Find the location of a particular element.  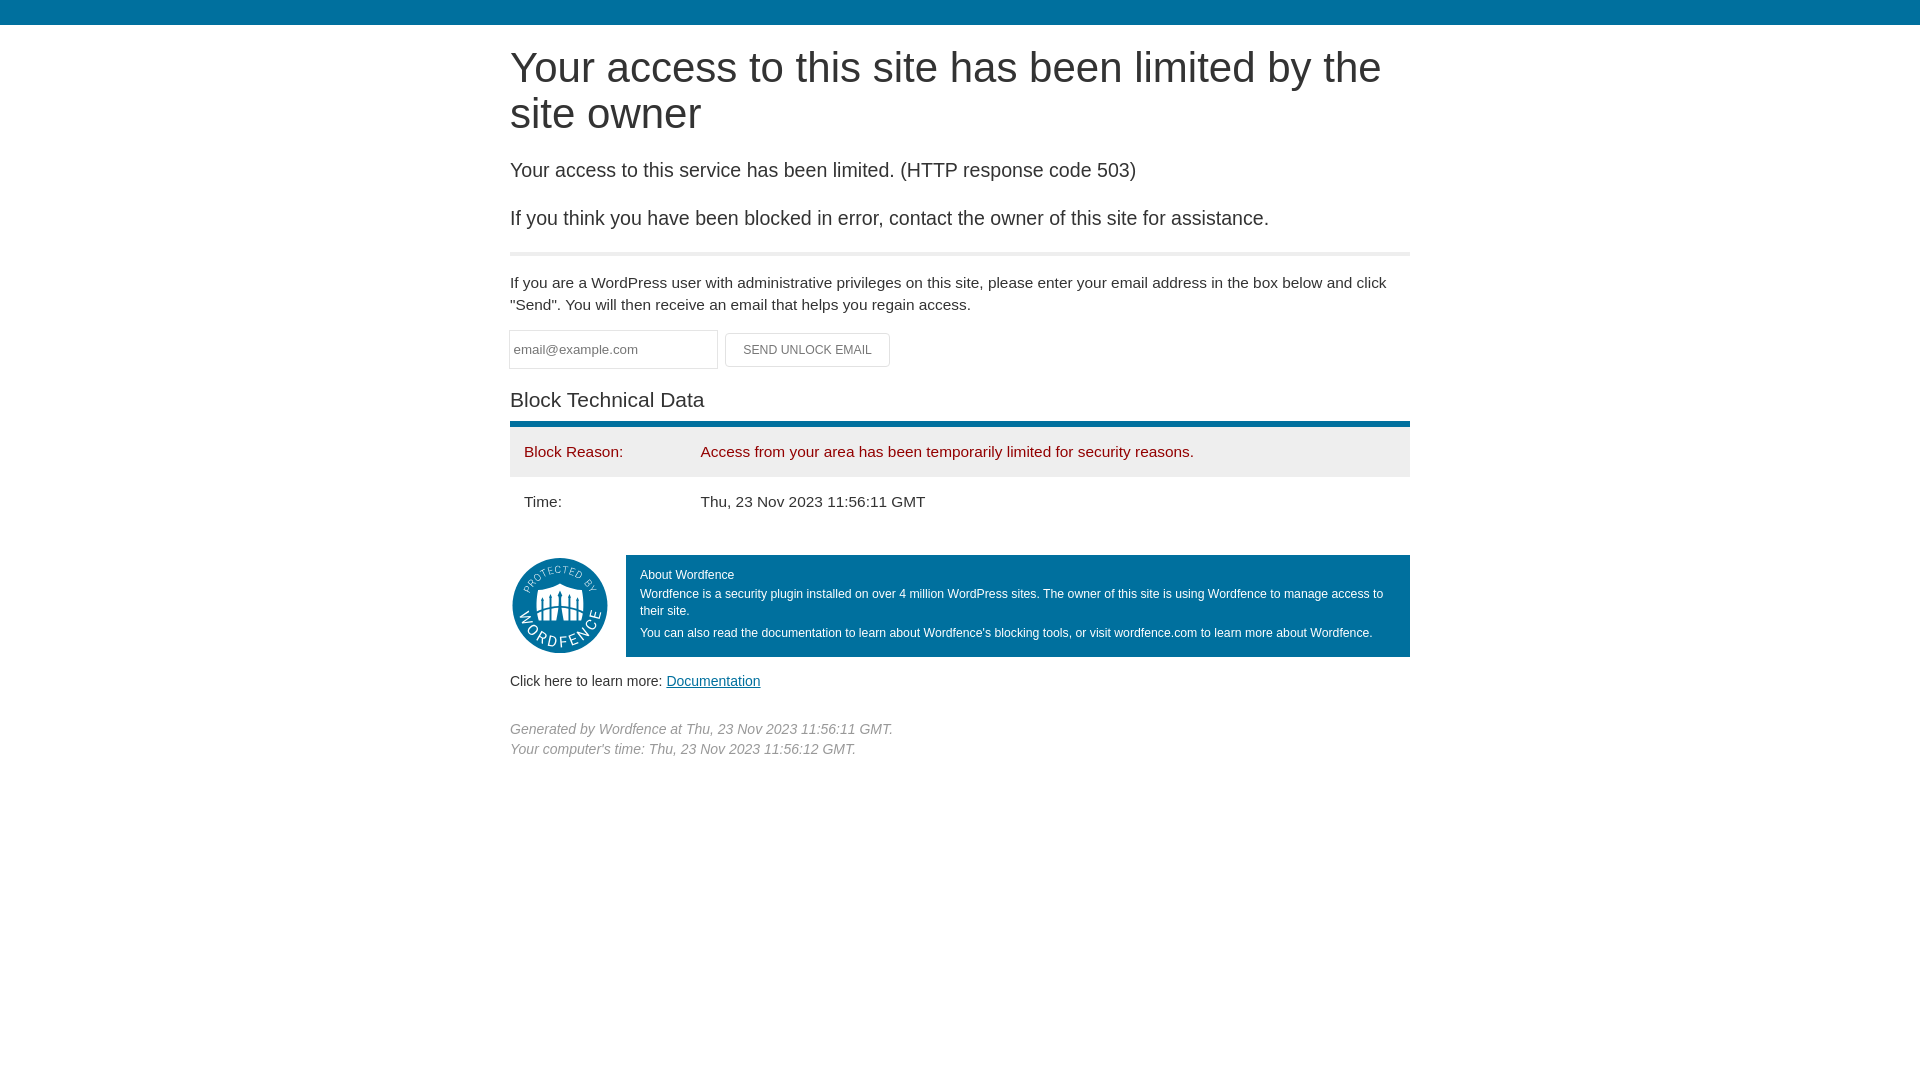

'Send Unlock Email' is located at coordinates (723, 349).